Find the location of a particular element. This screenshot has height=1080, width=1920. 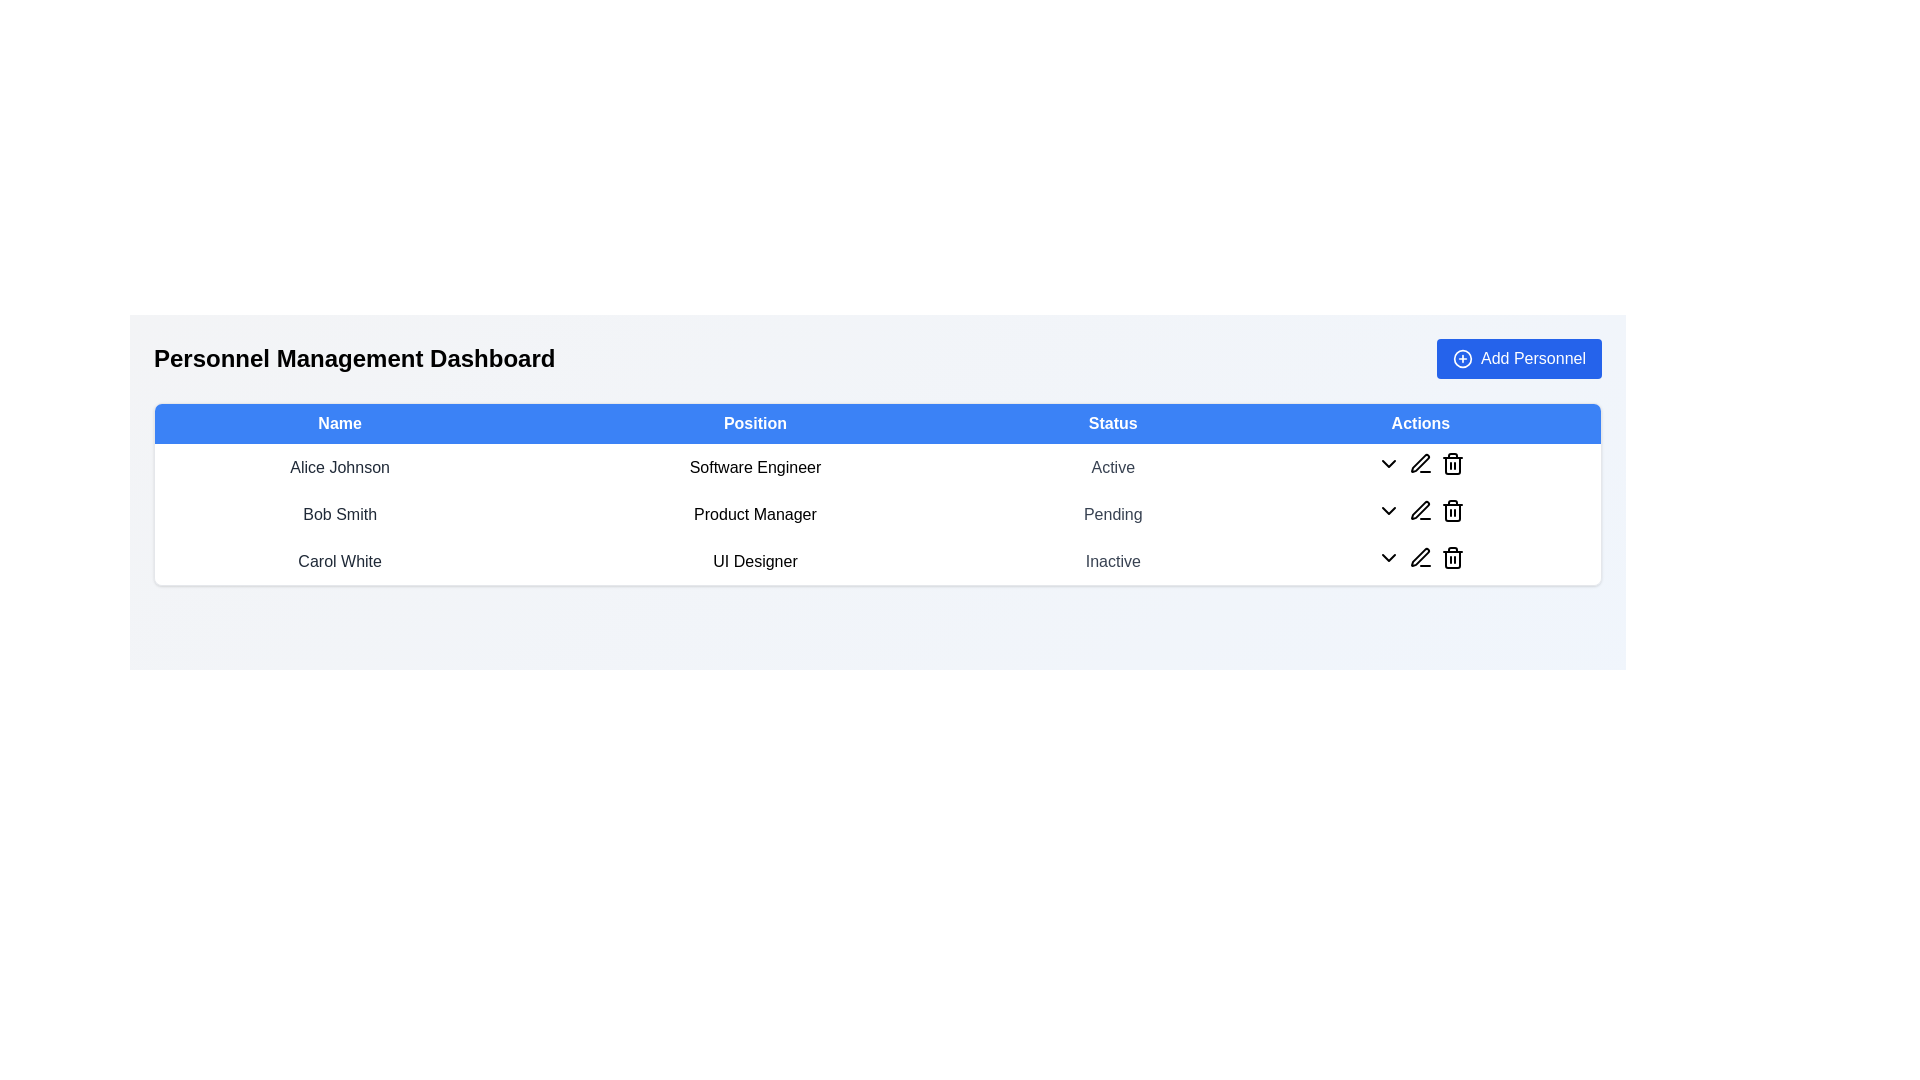

the text block that describes the position associated with 'Carol White' in the personnel management interface, located in the 'Position' column of the third row is located at coordinates (754, 561).